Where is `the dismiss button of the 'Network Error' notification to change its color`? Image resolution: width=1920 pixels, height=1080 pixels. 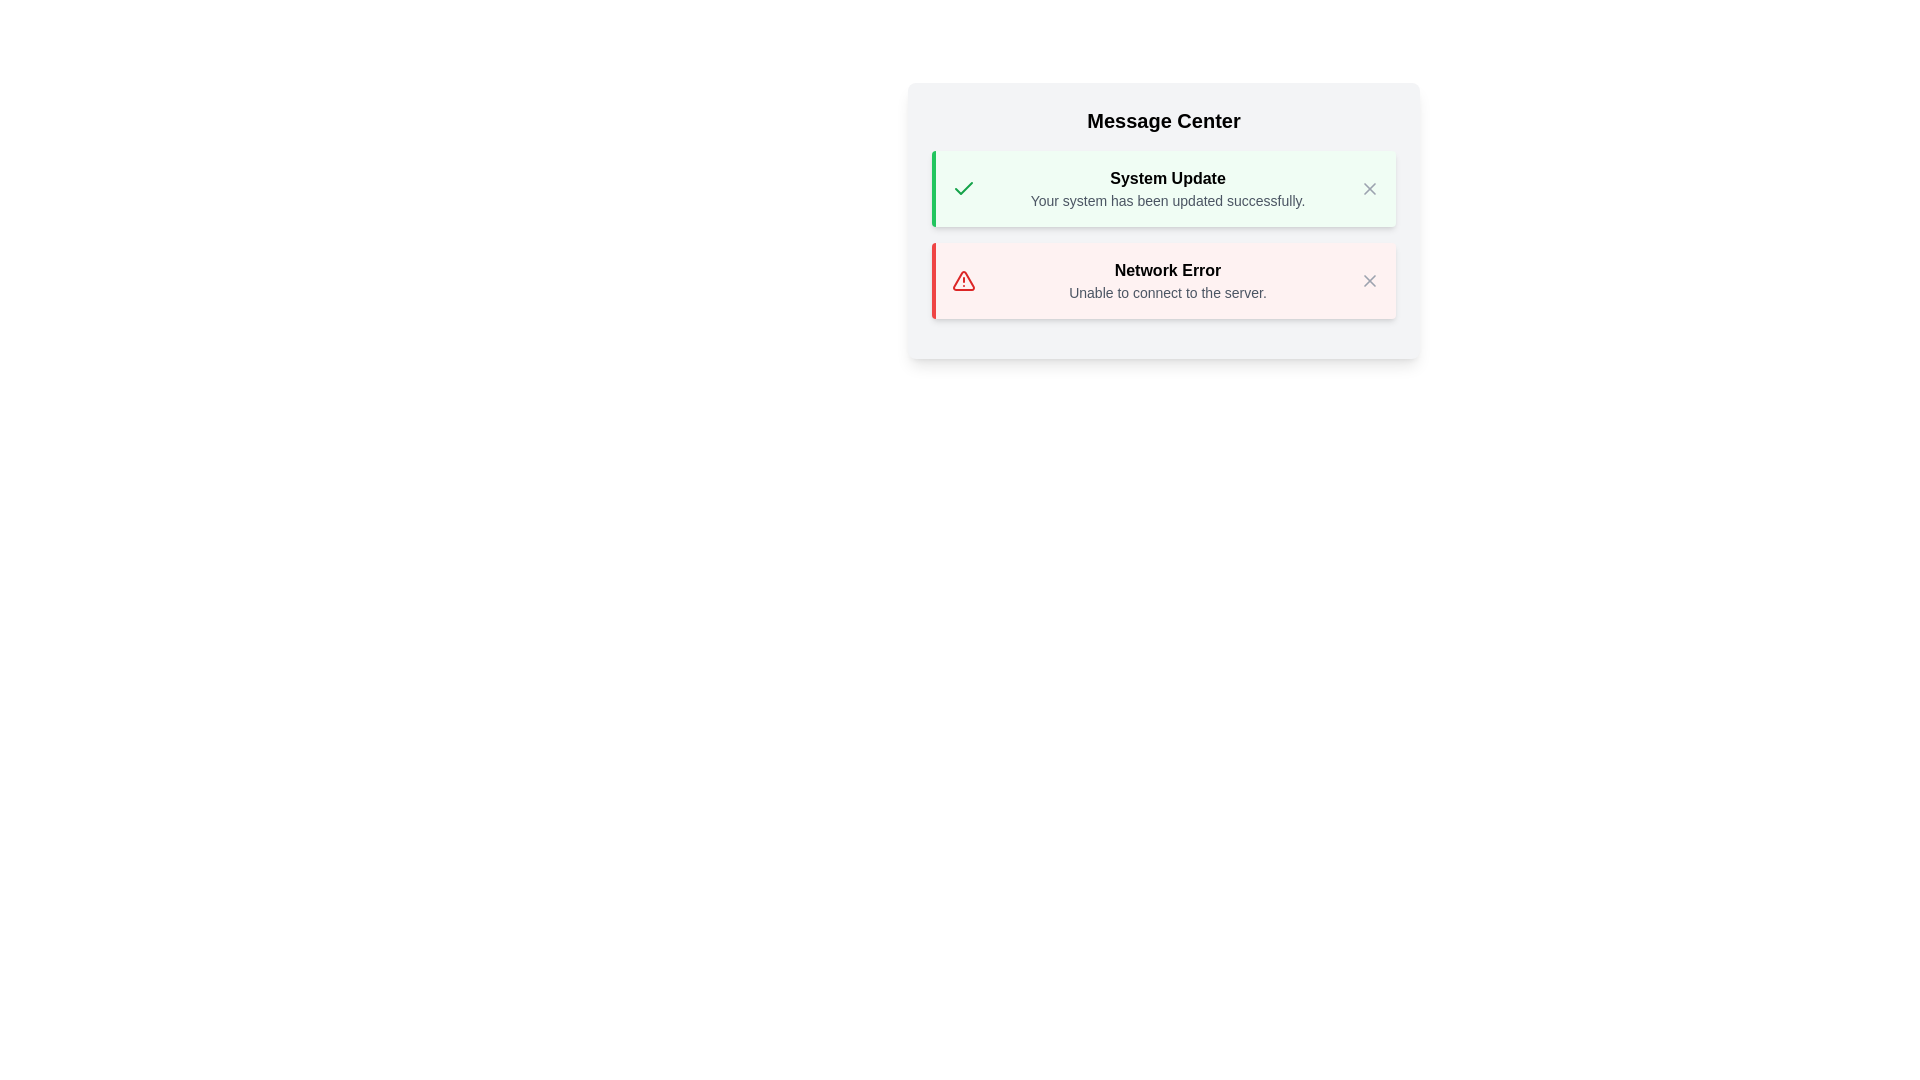 the dismiss button of the 'Network Error' notification to change its color is located at coordinates (1368, 281).